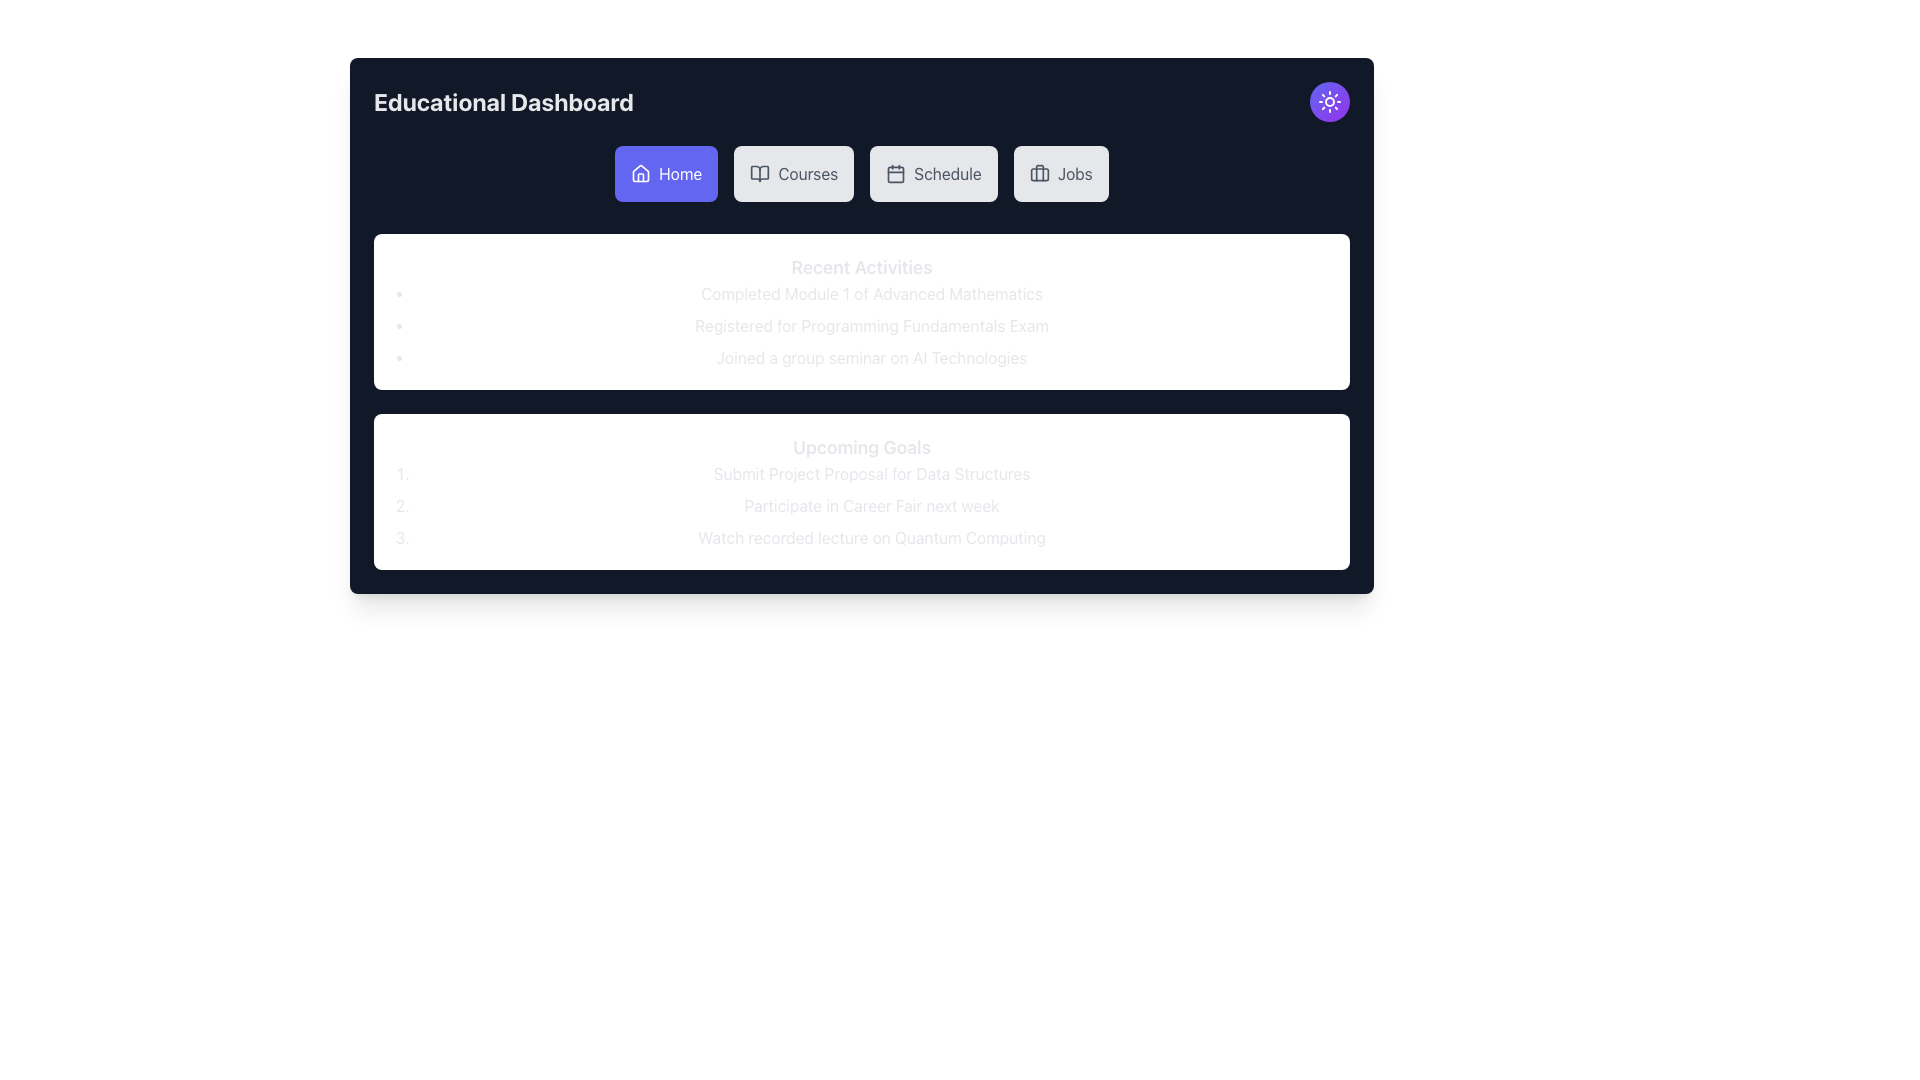 Image resolution: width=1920 pixels, height=1080 pixels. I want to click on keyboard navigation, so click(680, 172).